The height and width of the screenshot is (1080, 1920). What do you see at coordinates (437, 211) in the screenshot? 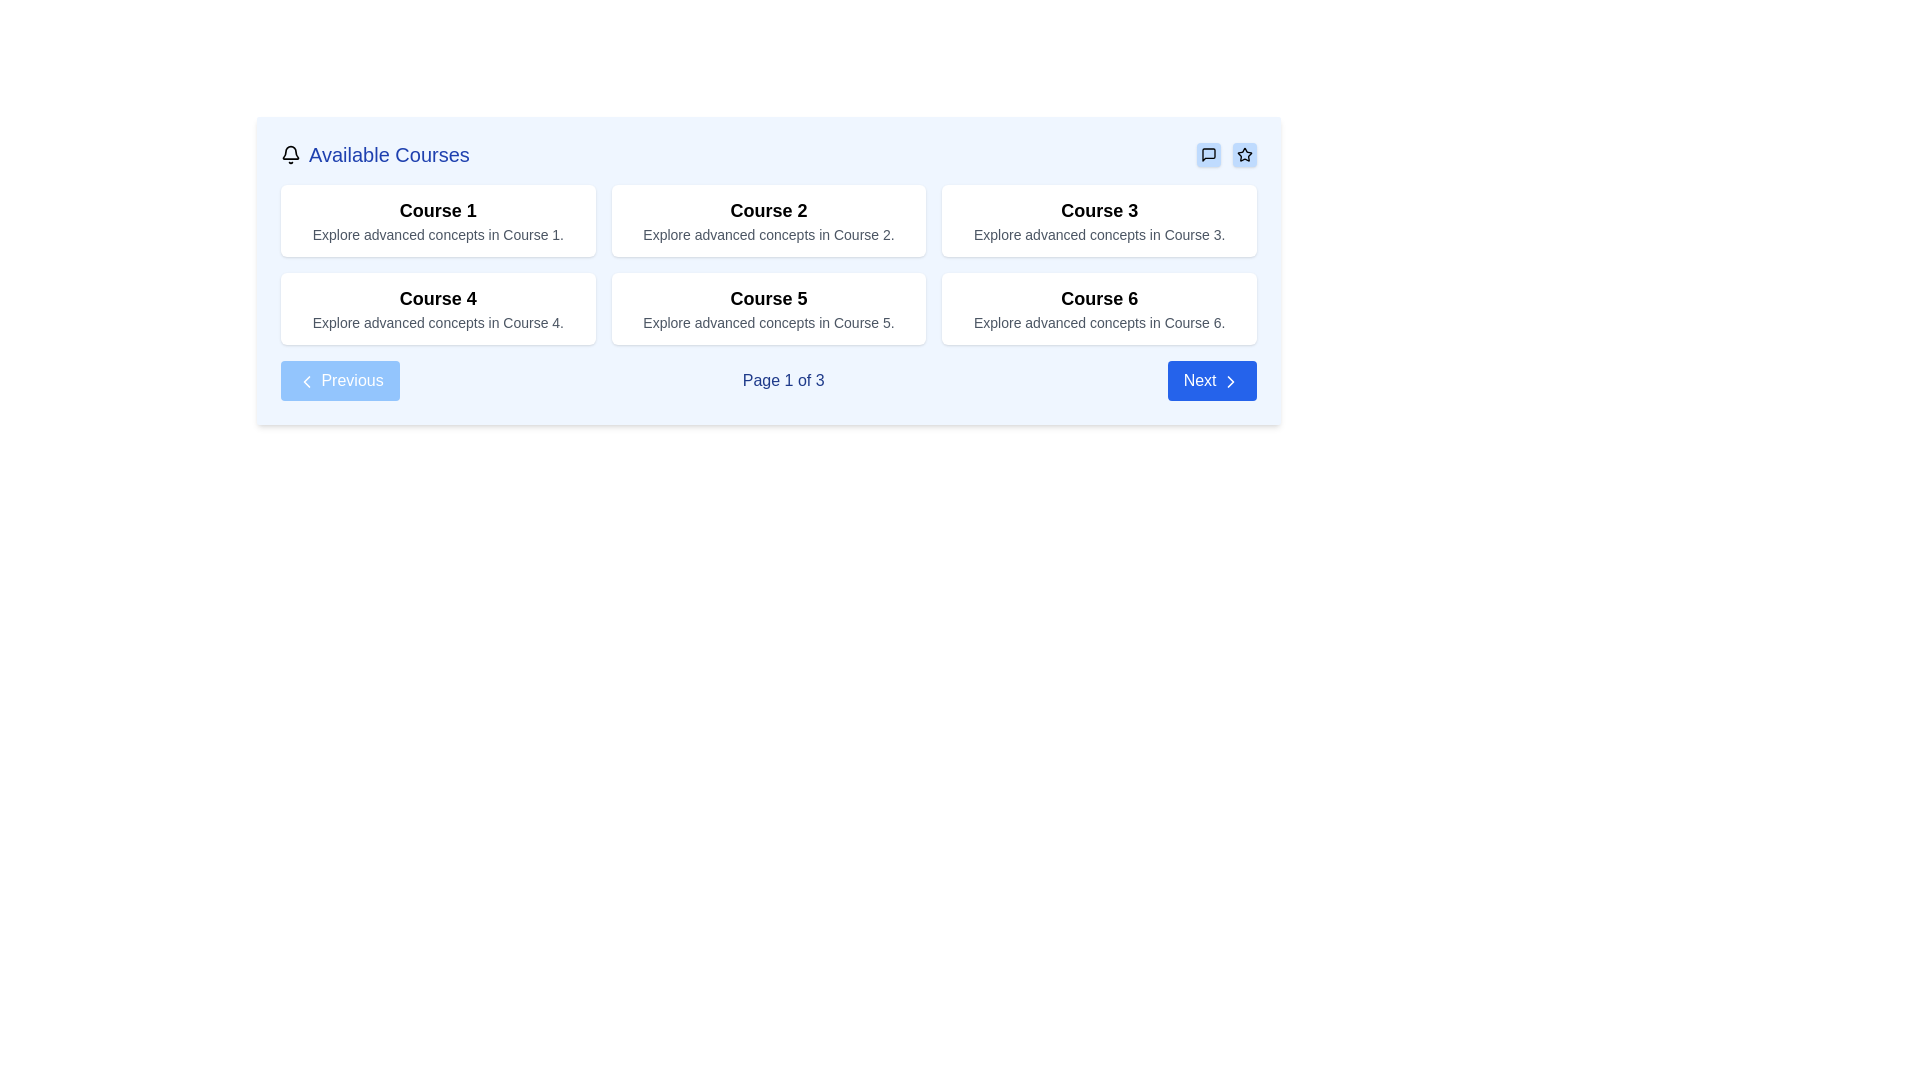
I see `the Text Label that provides the title or name of a course located in the top-left section of the grid, above the description text` at bounding box center [437, 211].